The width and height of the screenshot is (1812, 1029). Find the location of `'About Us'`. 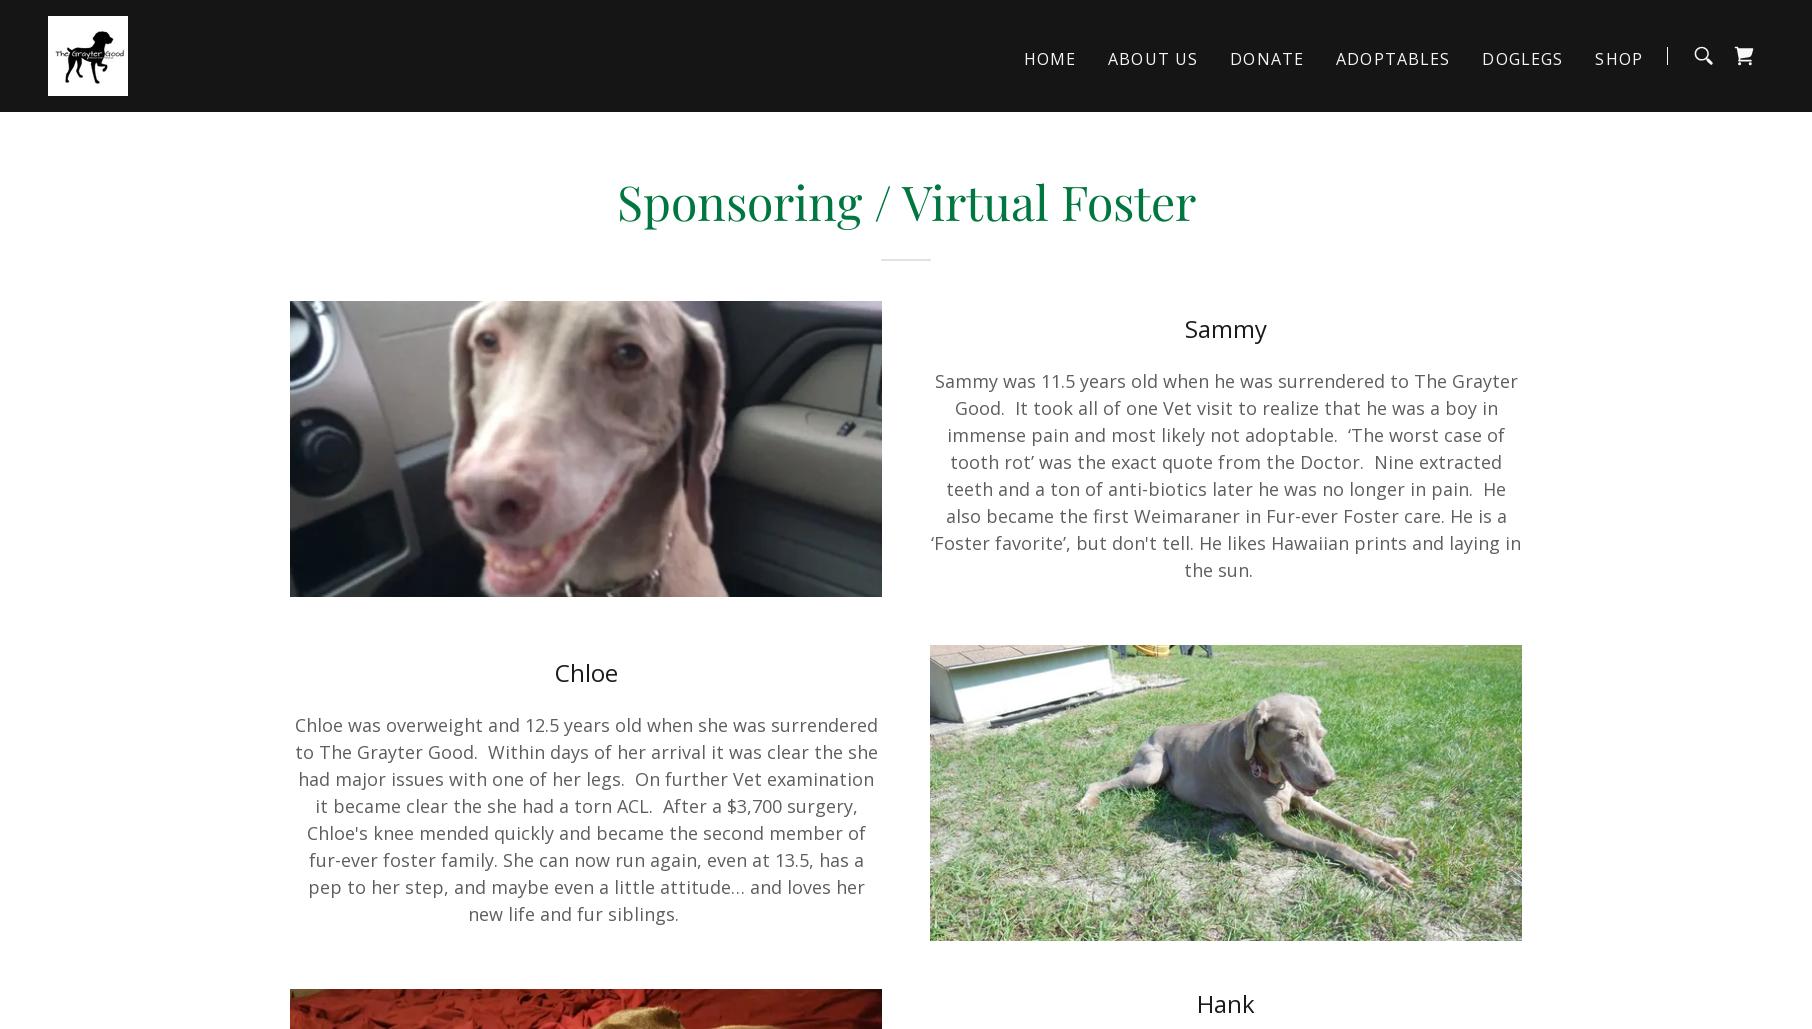

'About Us' is located at coordinates (1152, 58).